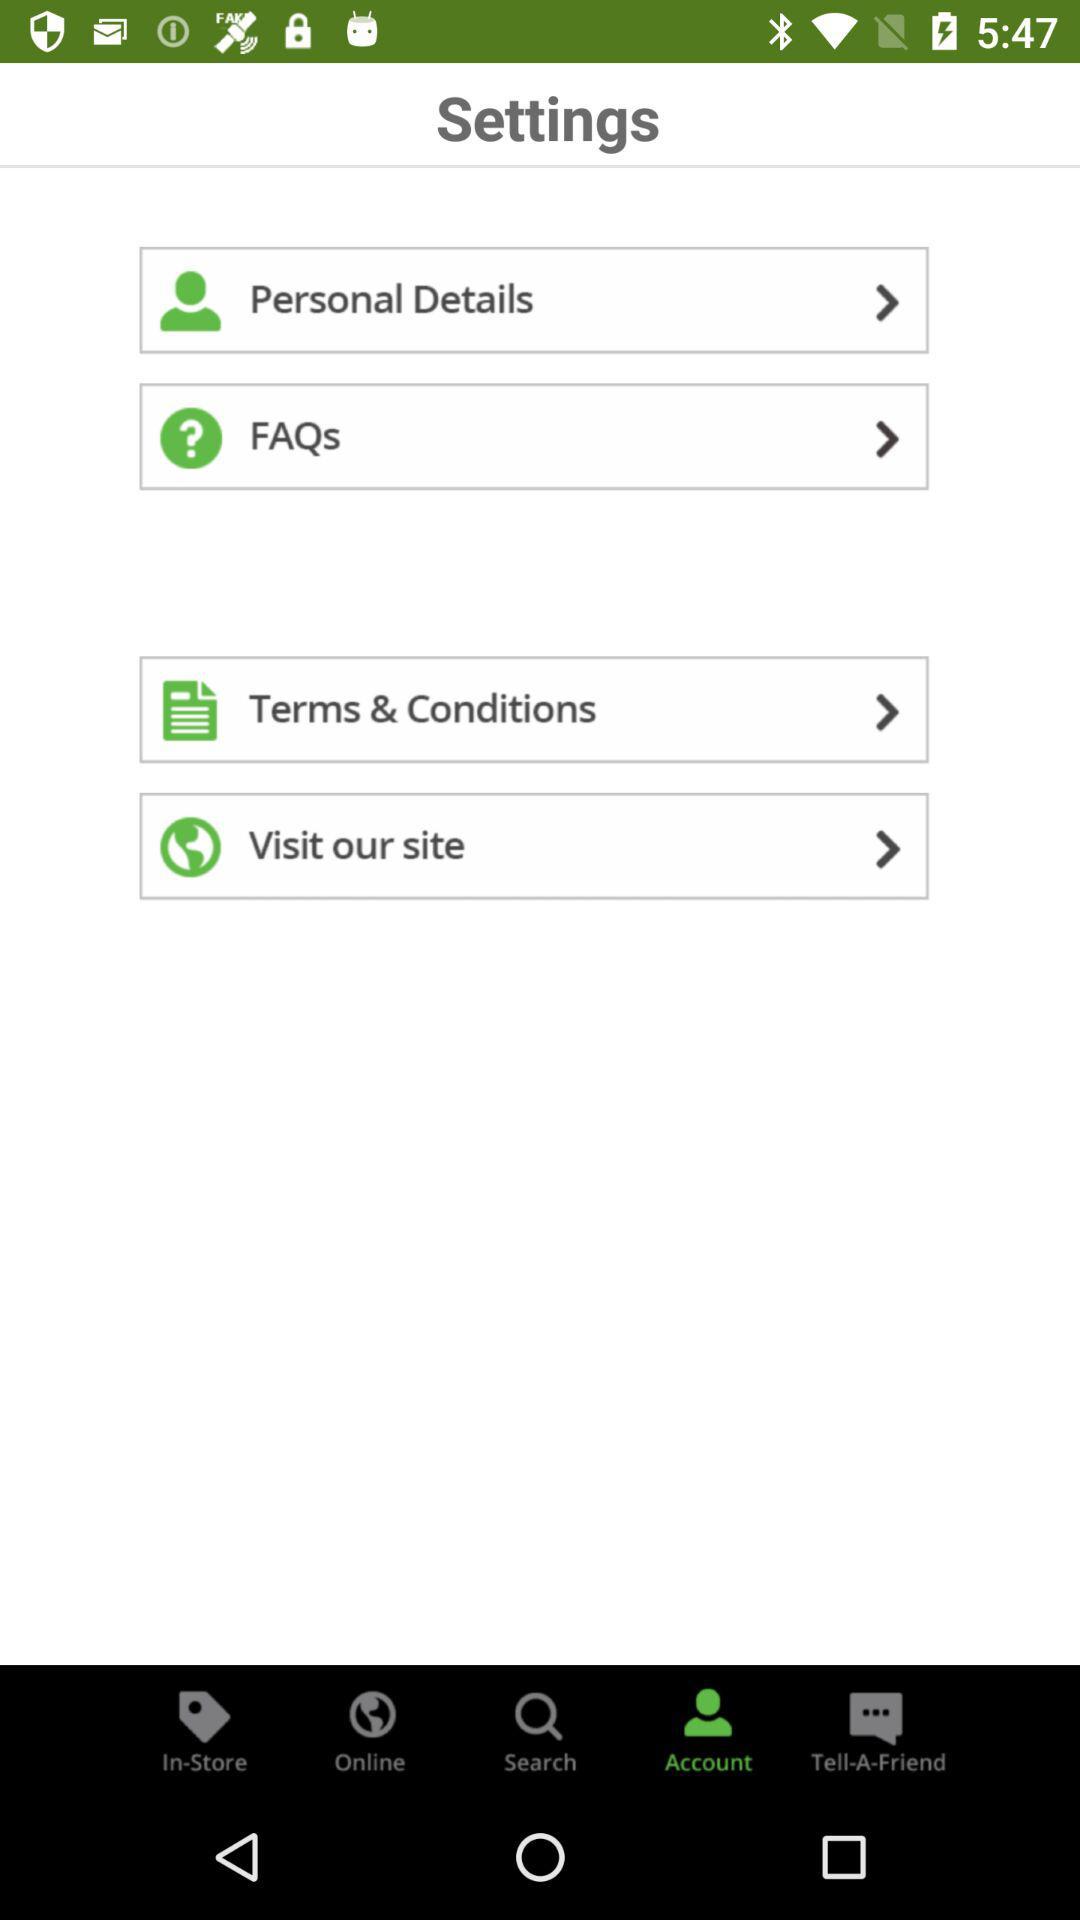  What do you see at coordinates (540, 714) in the screenshot?
I see `see terms conditions` at bounding box center [540, 714].